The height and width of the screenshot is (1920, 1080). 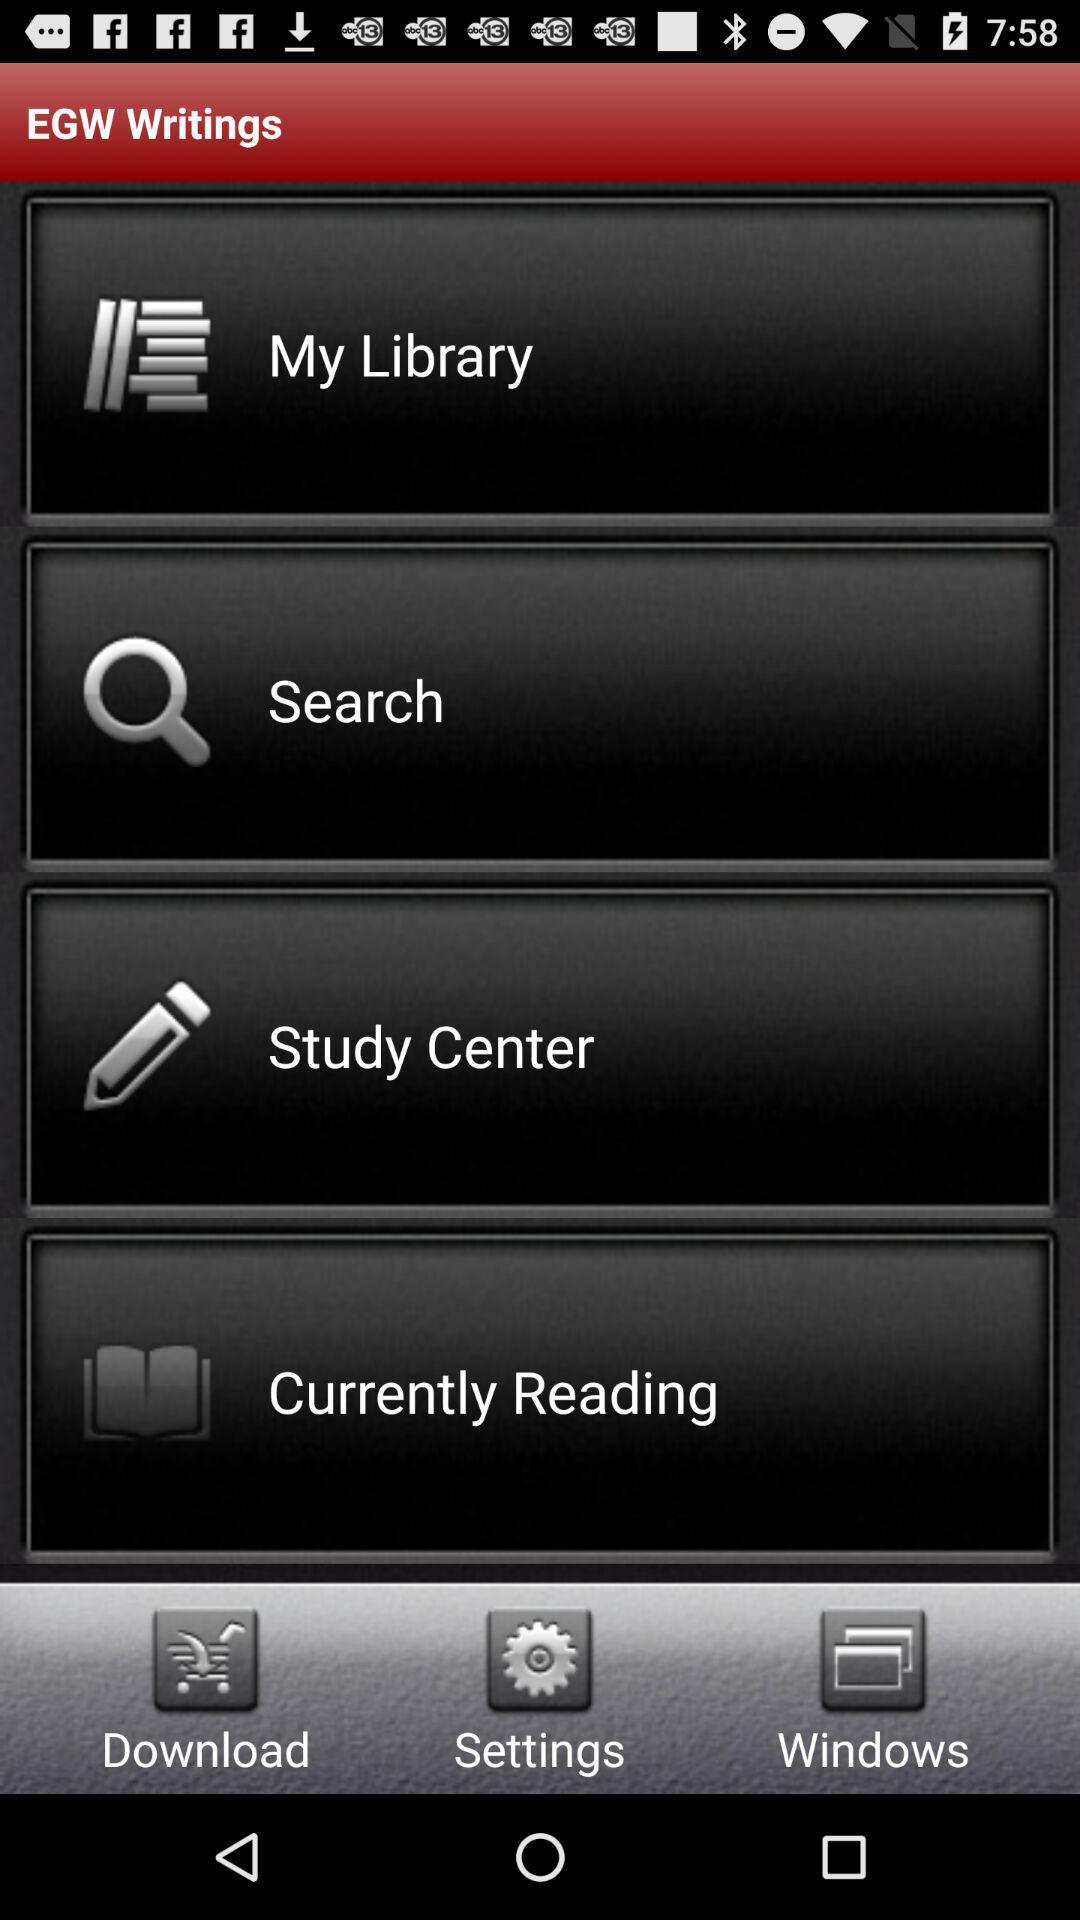 What do you see at coordinates (538, 1660) in the screenshot?
I see `settings menu` at bounding box center [538, 1660].